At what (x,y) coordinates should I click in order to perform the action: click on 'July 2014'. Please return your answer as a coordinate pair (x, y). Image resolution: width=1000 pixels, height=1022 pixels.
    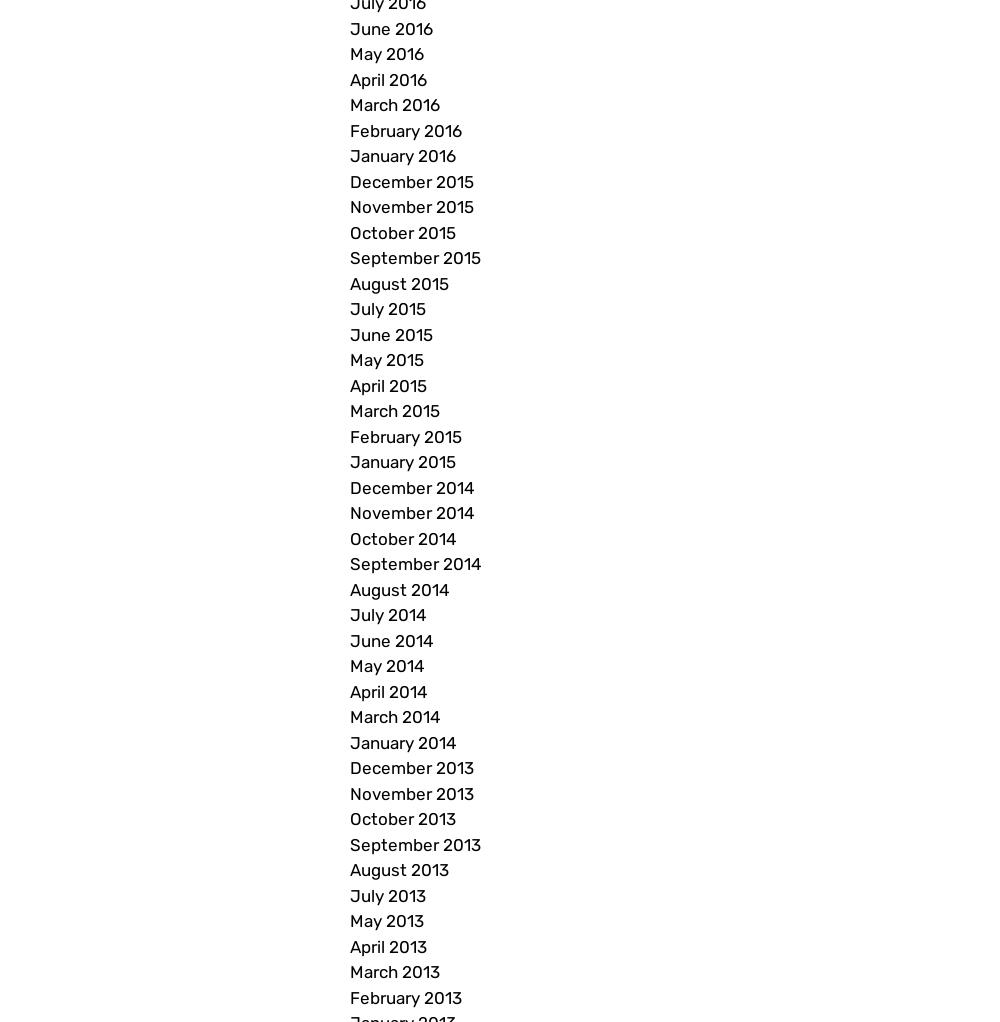
    Looking at the image, I should click on (349, 614).